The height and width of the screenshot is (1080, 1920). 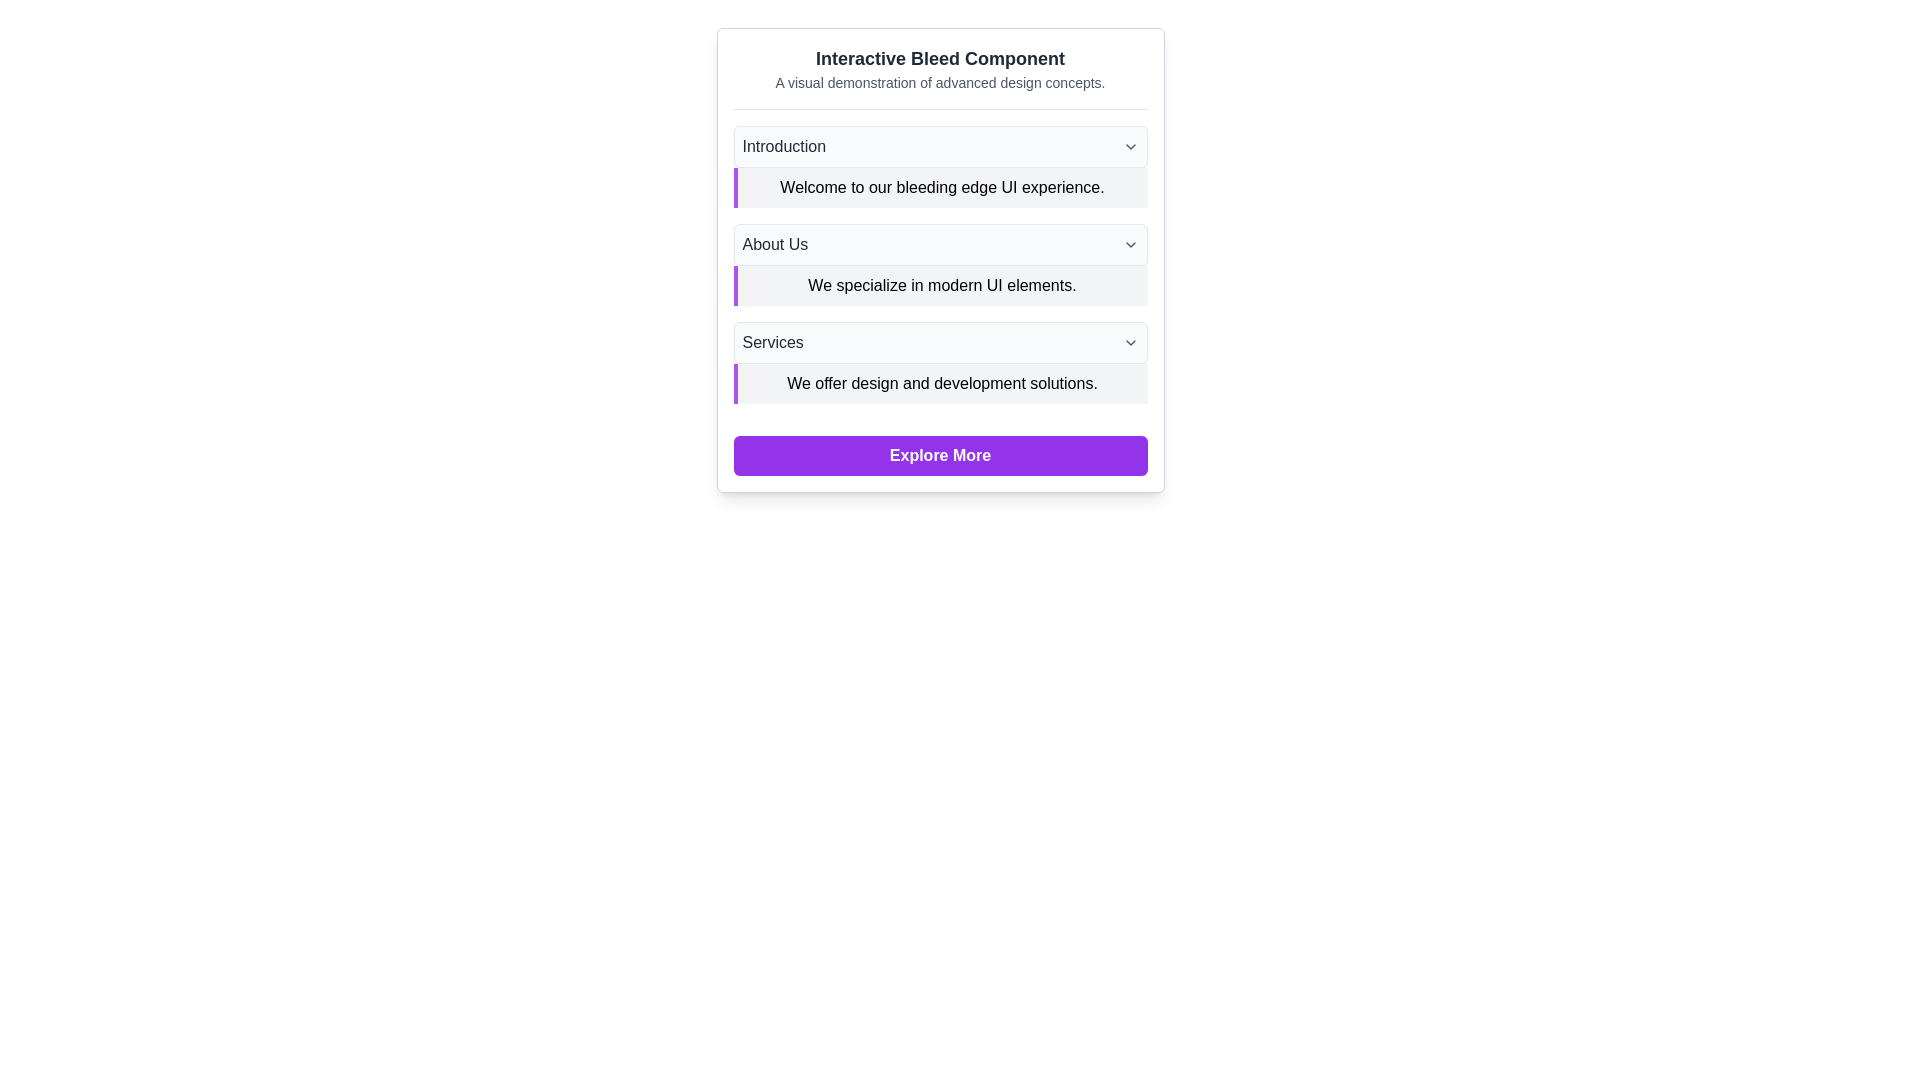 I want to click on the chevron icon that toggles the visibility of additional content under the 'About Us' label, located to the right side of the label, so click(x=1130, y=244).